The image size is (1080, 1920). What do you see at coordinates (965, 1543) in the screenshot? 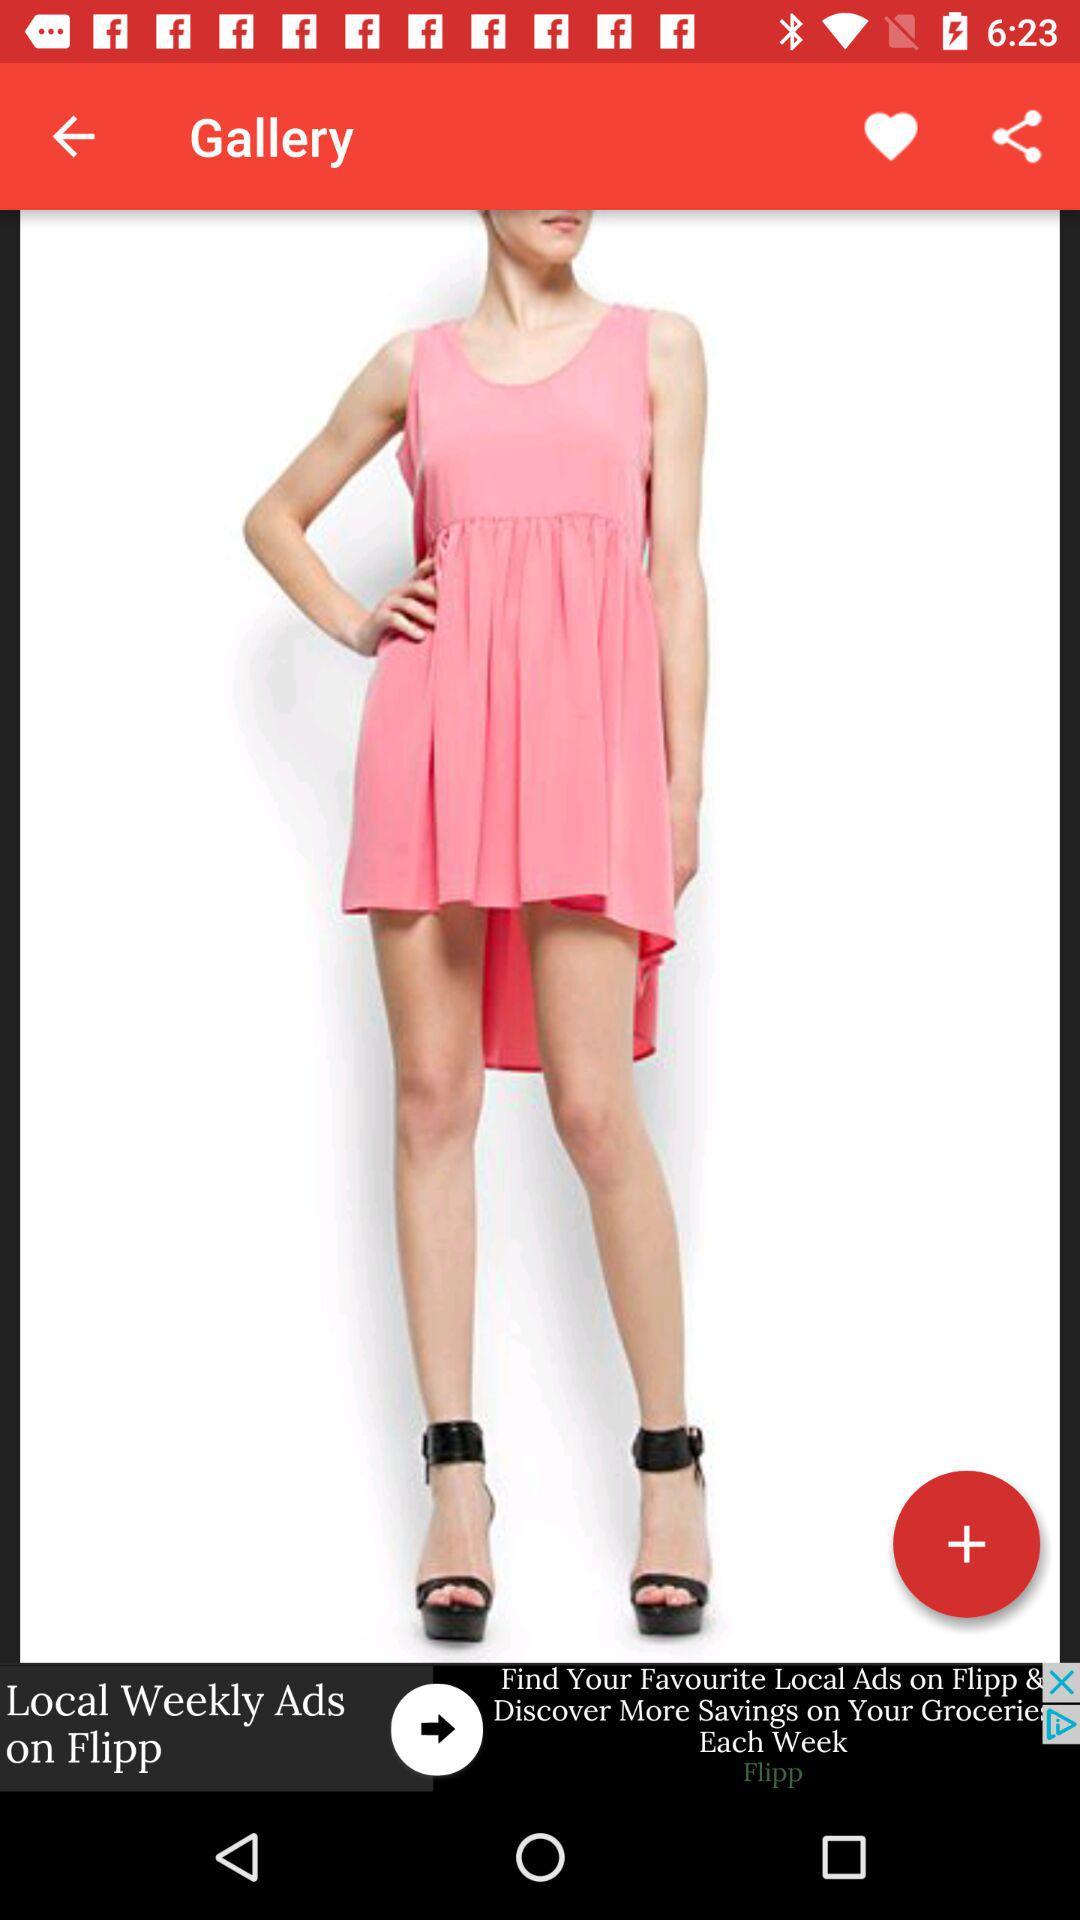
I see `image` at bounding box center [965, 1543].